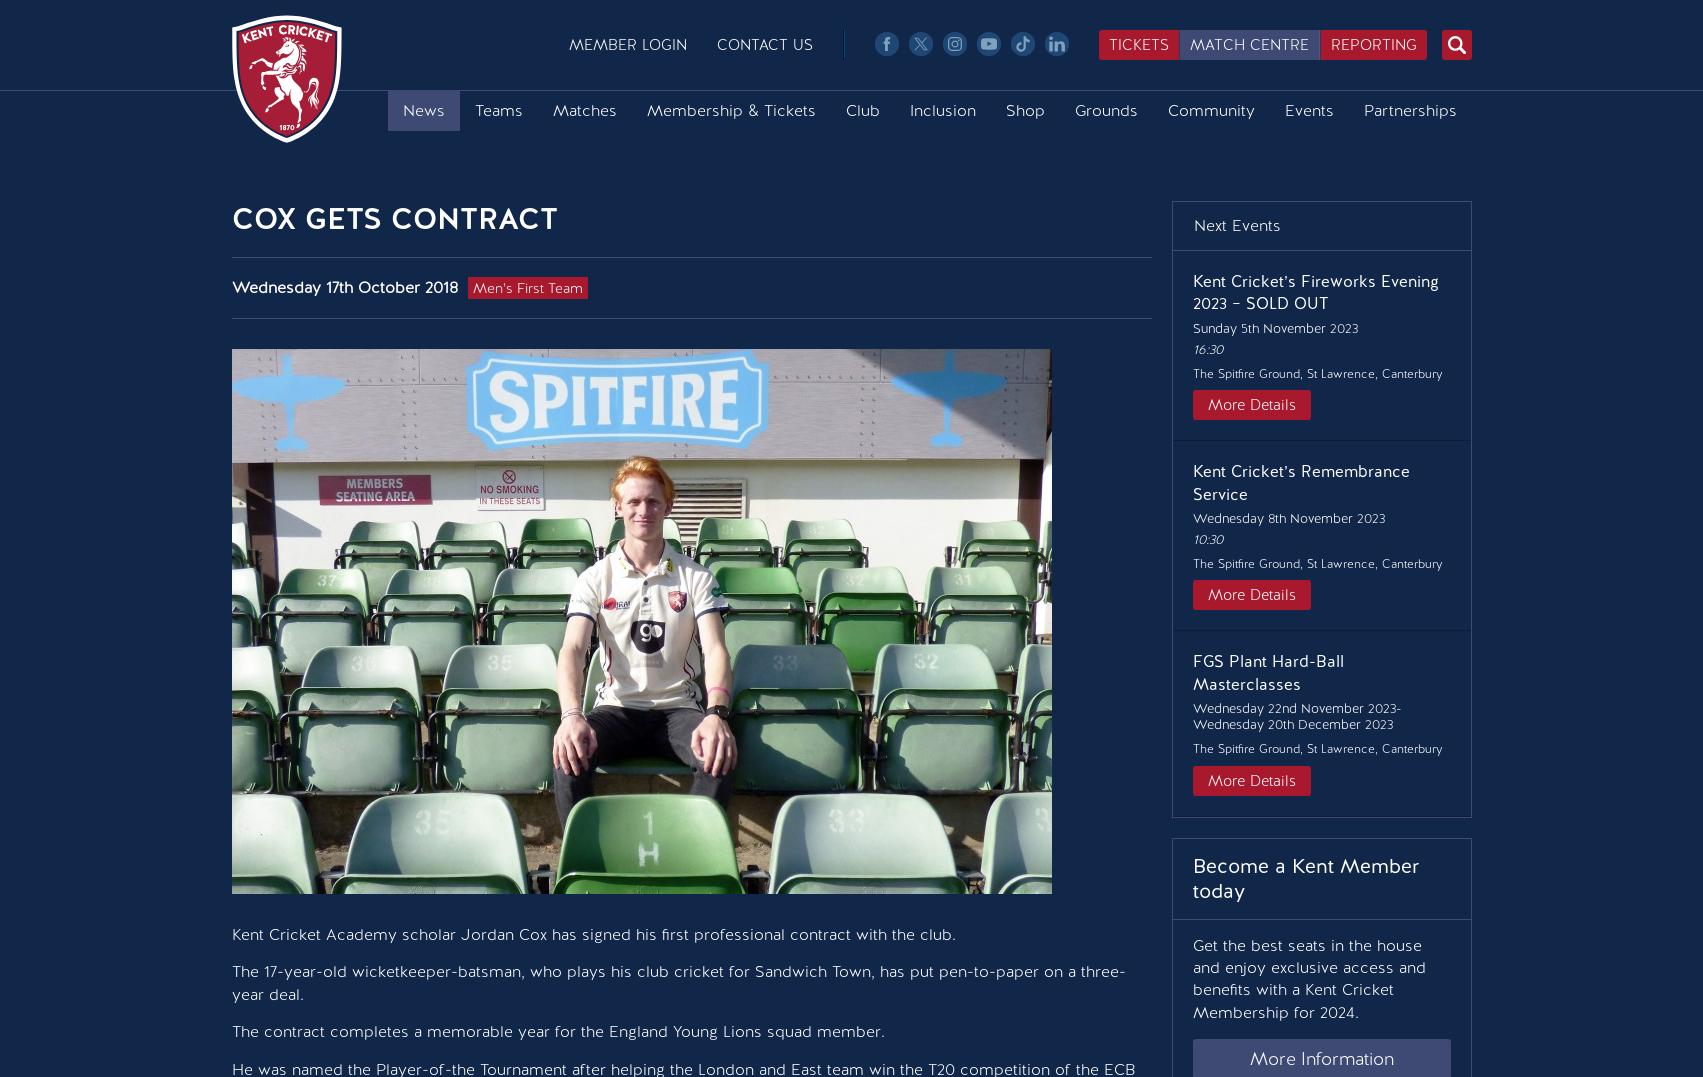 The width and height of the screenshot is (1703, 1077). I want to click on 'Upcoming Events', so click(1266, 156).